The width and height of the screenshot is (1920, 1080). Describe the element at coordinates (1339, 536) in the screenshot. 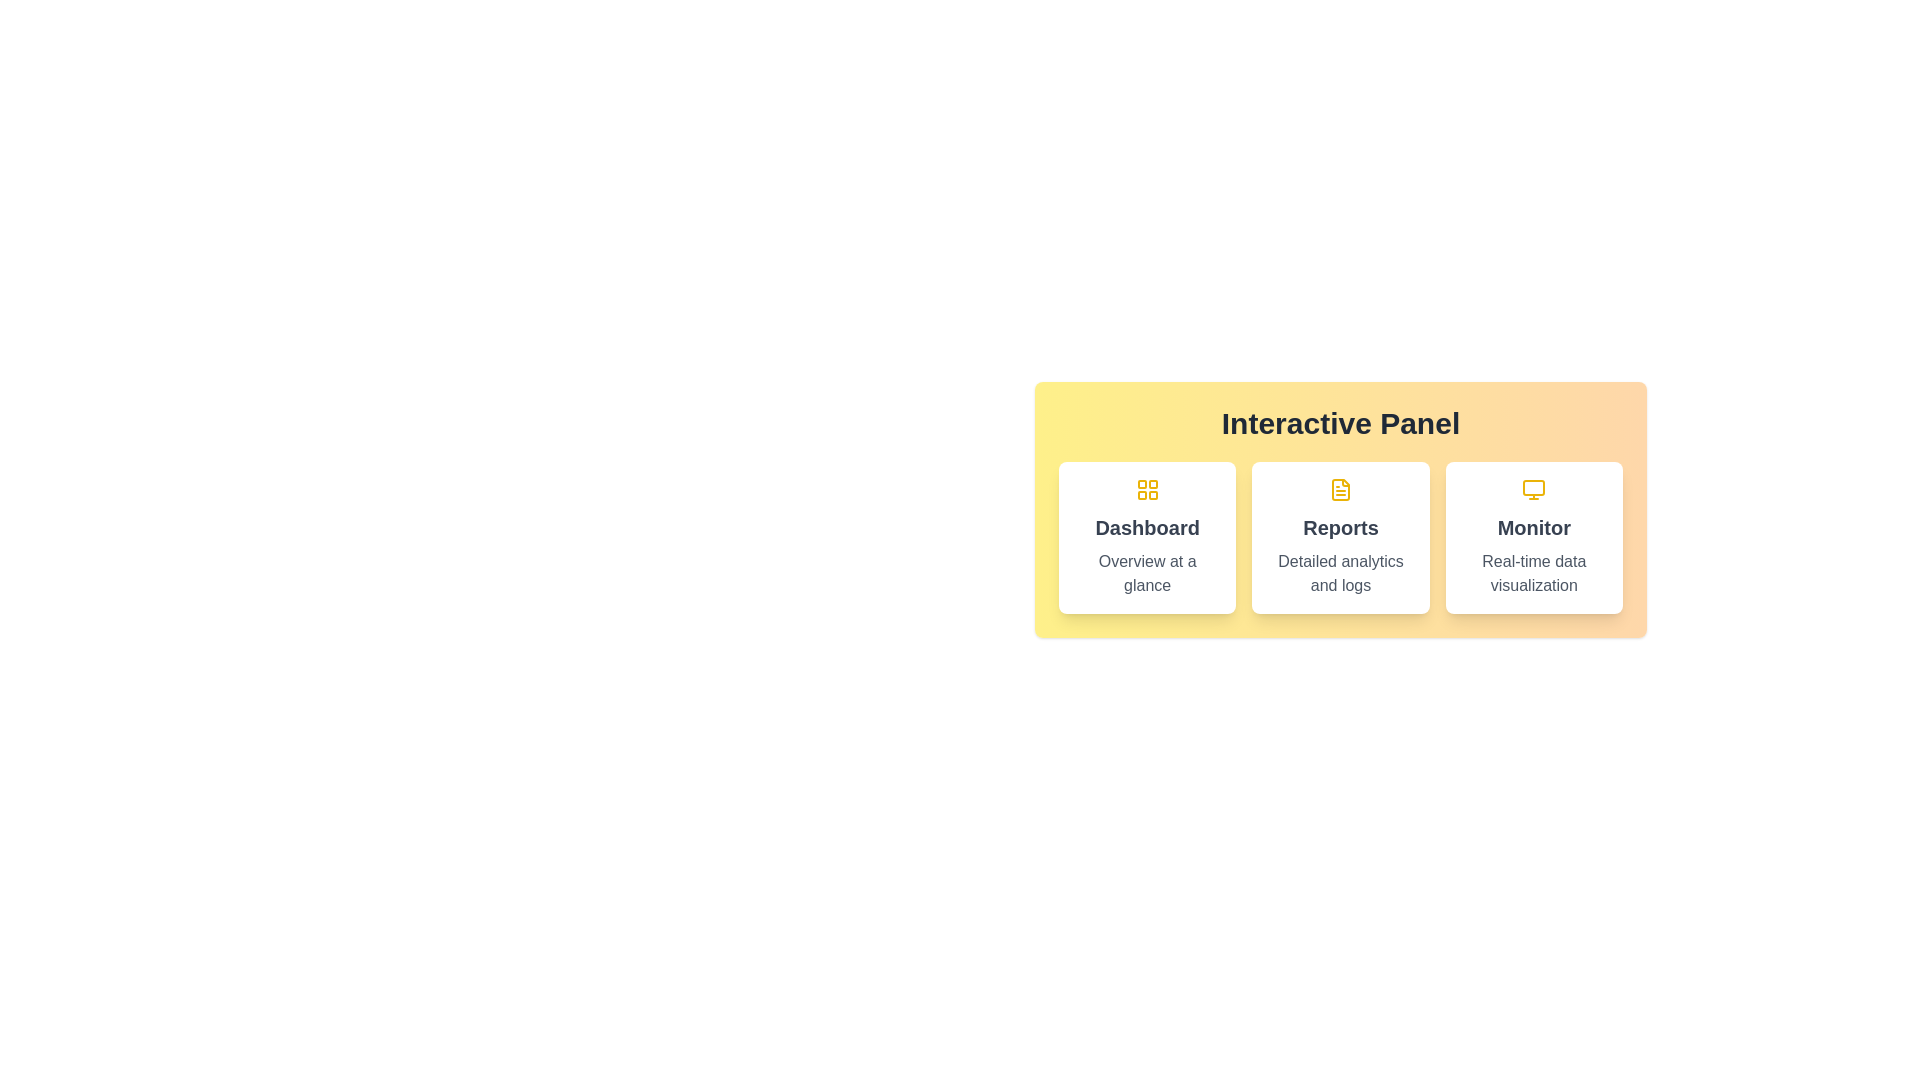

I see `the 'Reports' panel` at that location.